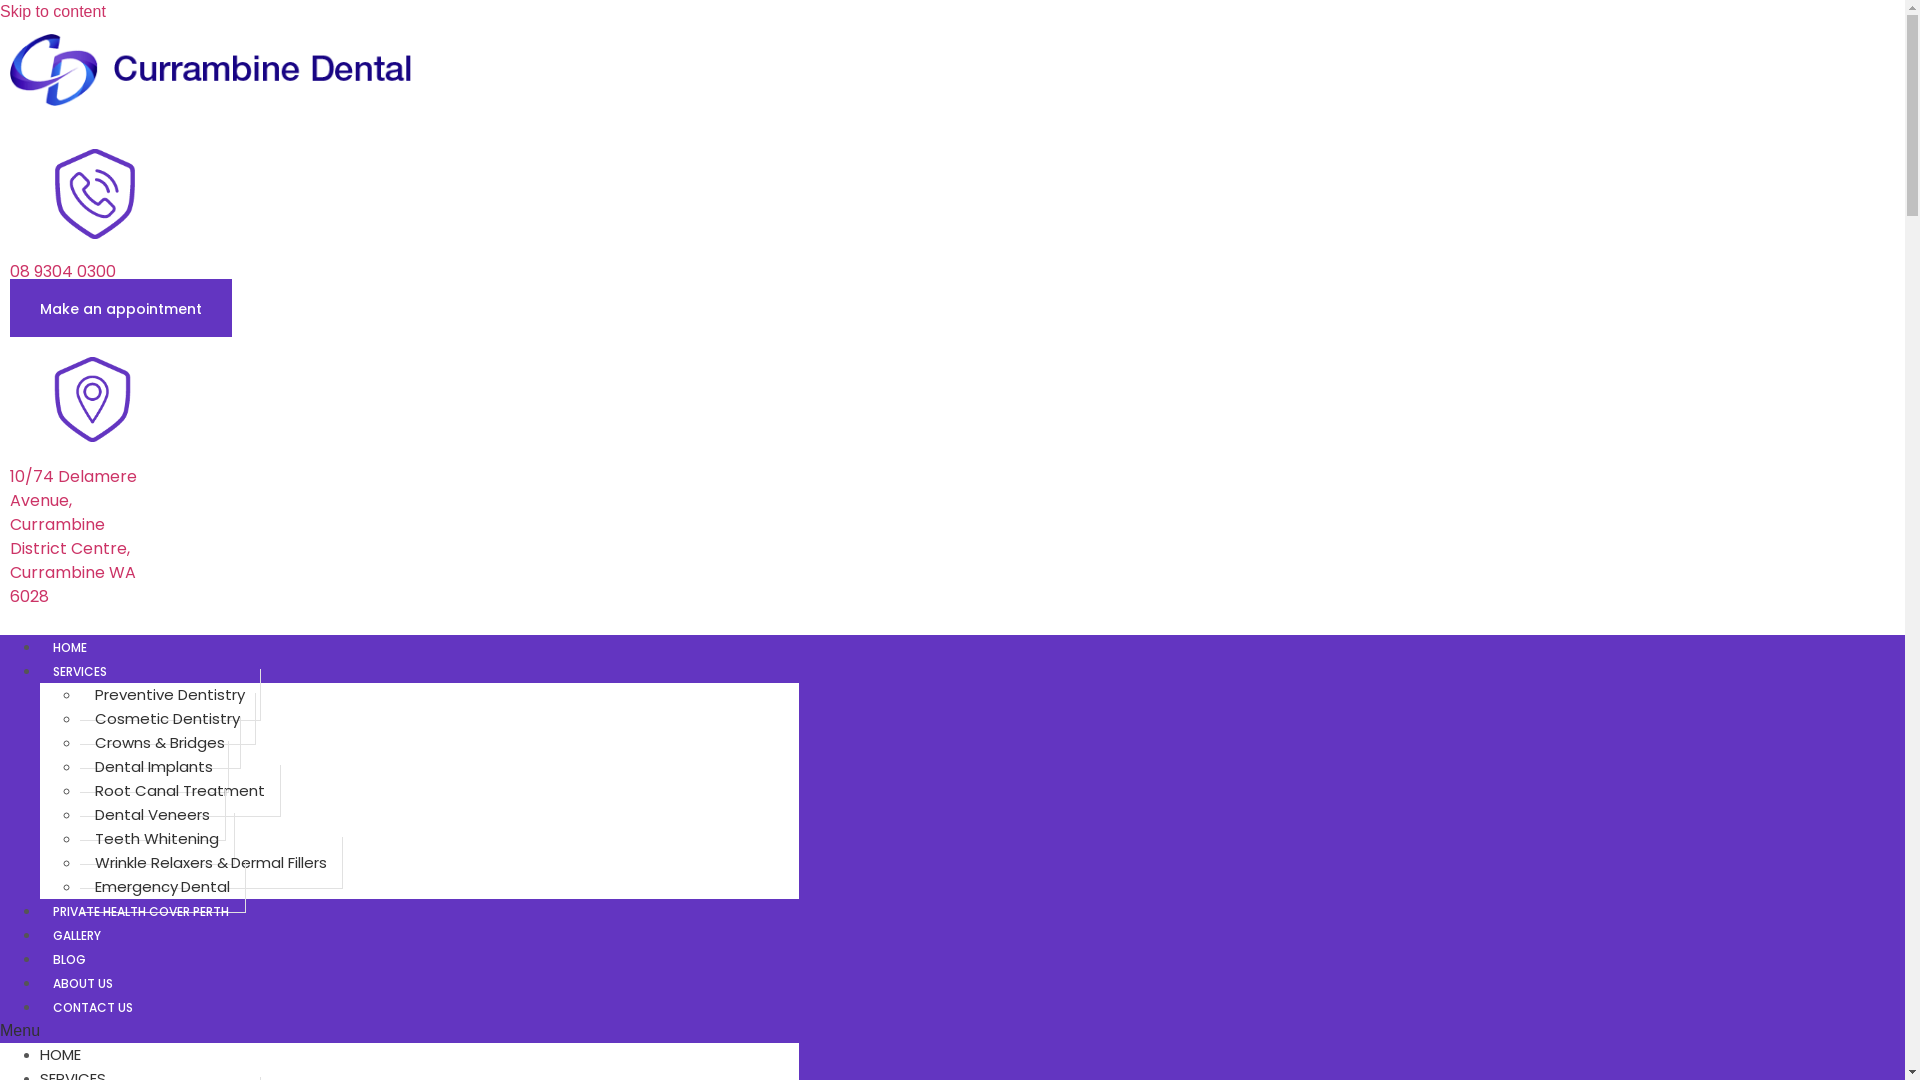 This screenshot has height=1080, width=1920. I want to click on 'Dental Implants', so click(153, 766).